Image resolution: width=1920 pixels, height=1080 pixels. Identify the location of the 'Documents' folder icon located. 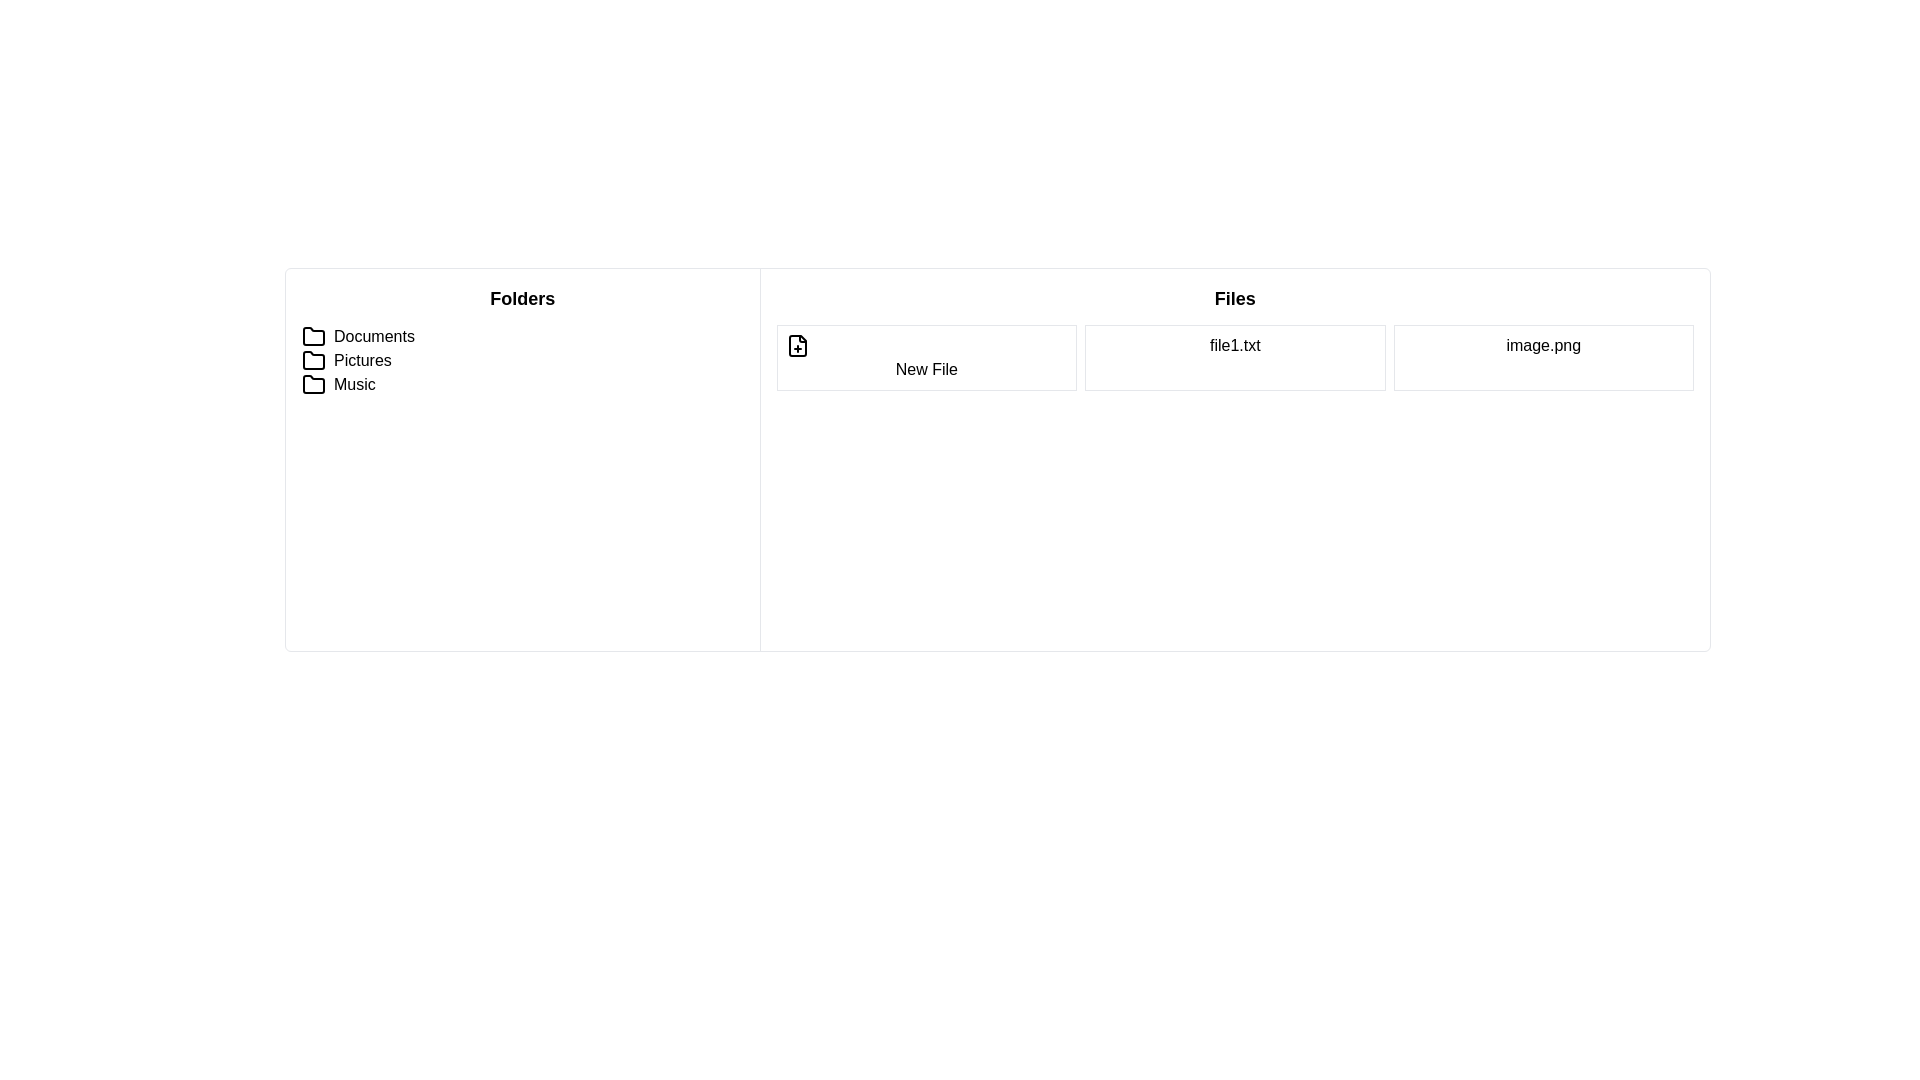
(312, 335).